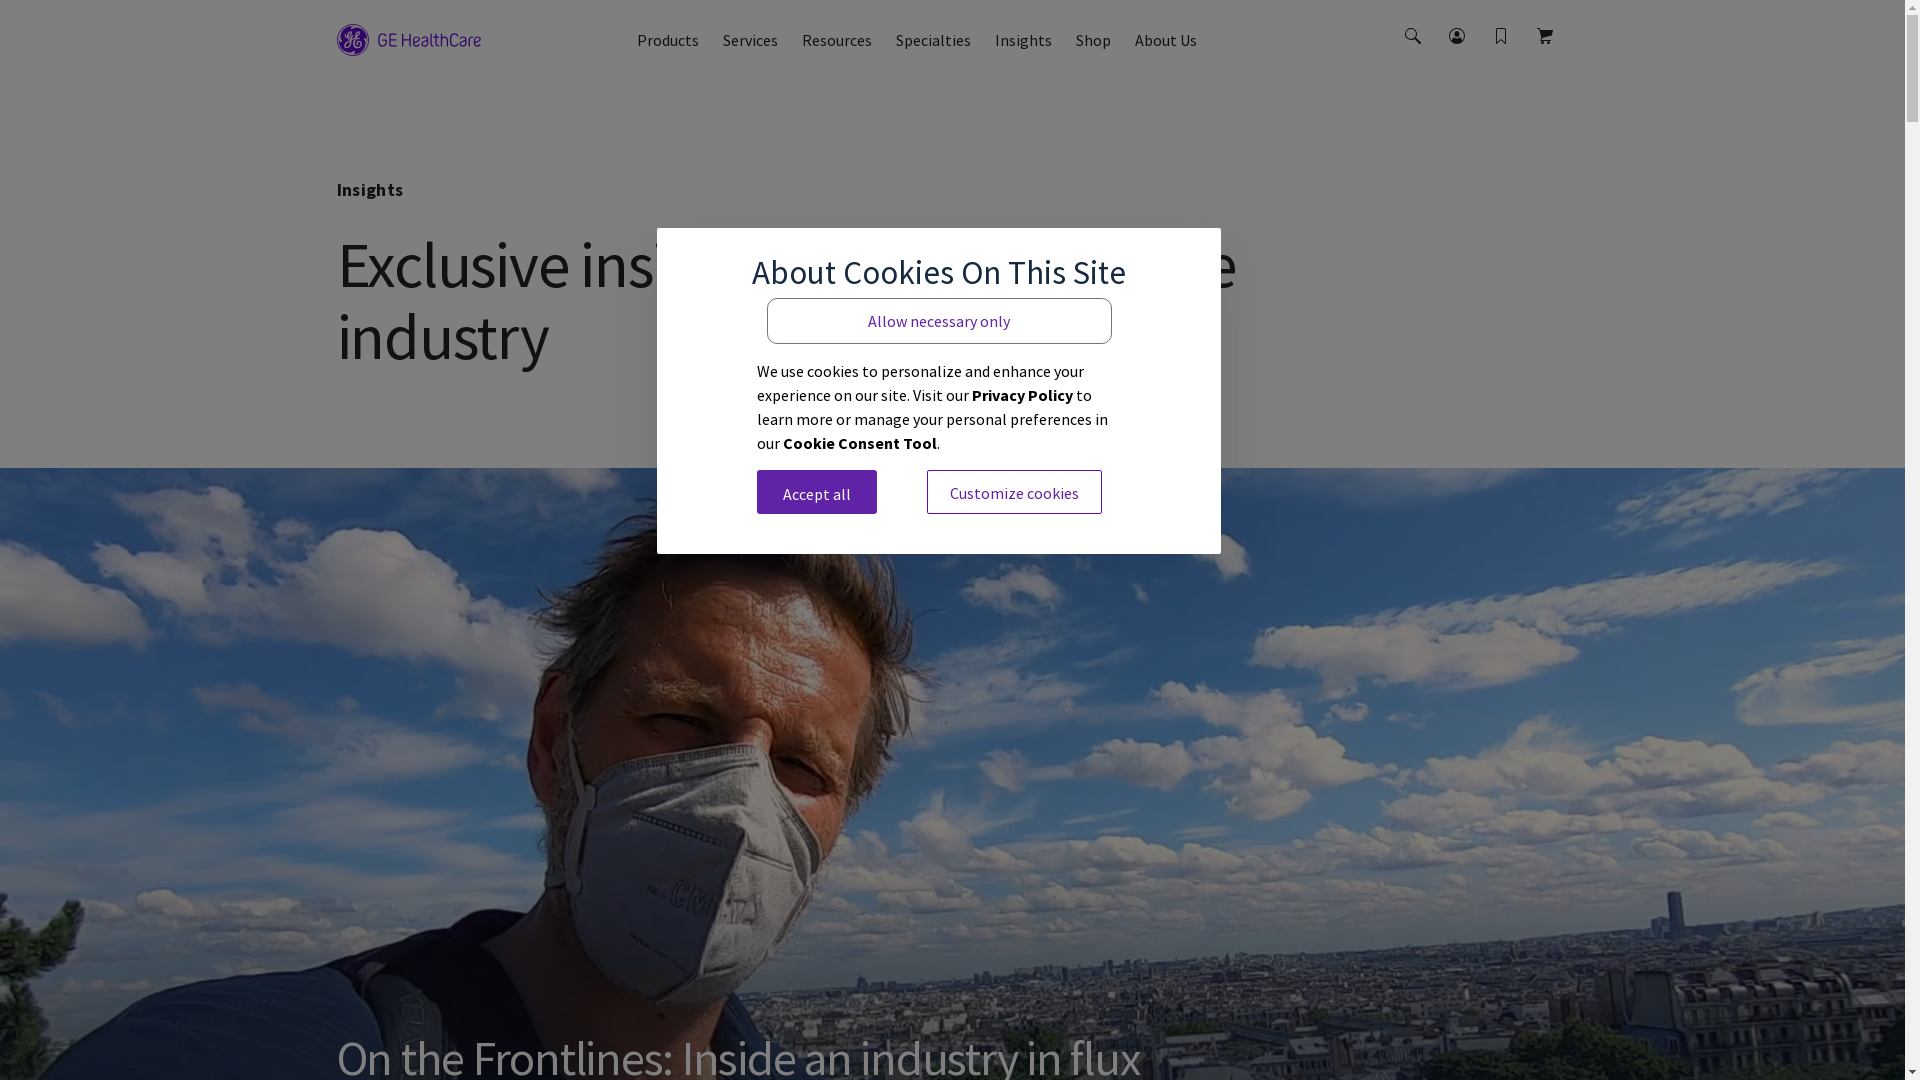 The width and height of the screenshot is (1920, 1080). What do you see at coordinates (816, 492) in the screenshot?
I see `'Accept all'` at bounding box center [816, 492].